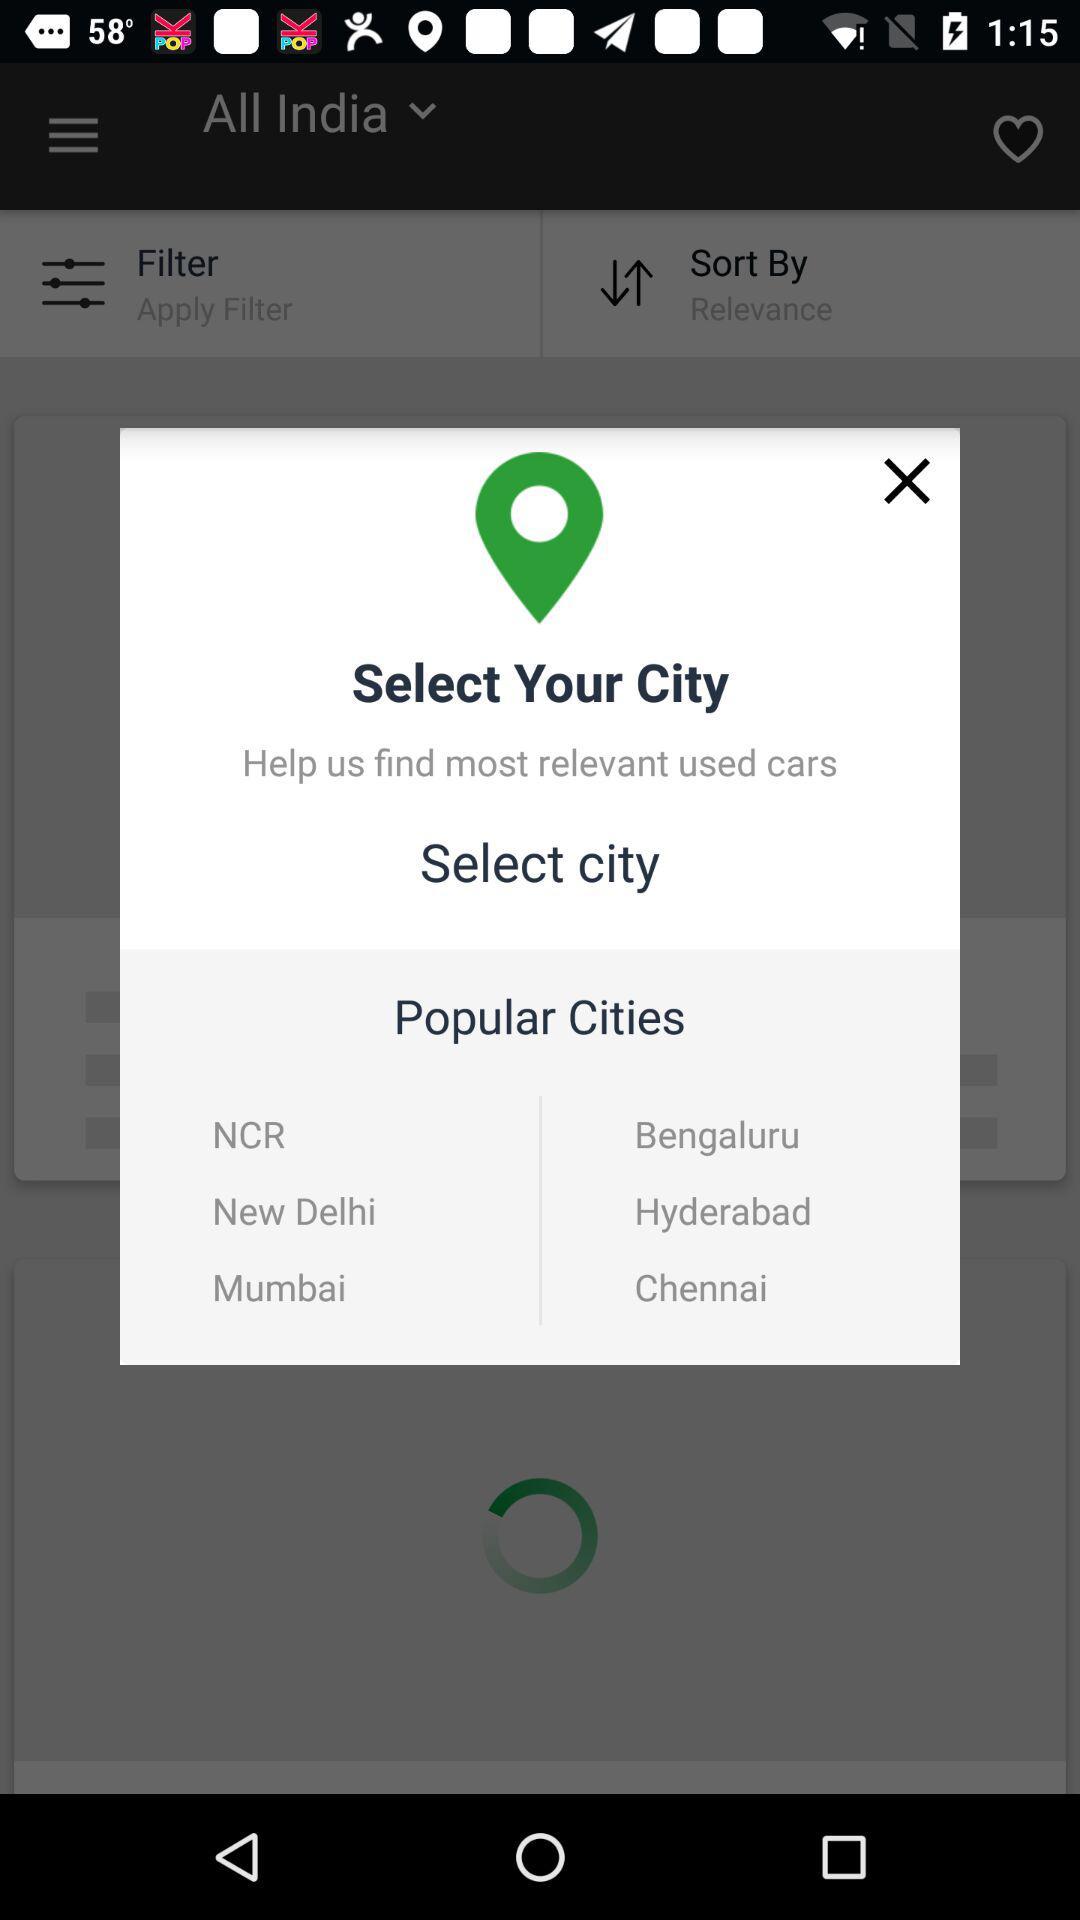  What do you see at coordinates (752, 1209) in the screenshot?
I see `the item above the chennai icon` at bounding box center [752, 1209].